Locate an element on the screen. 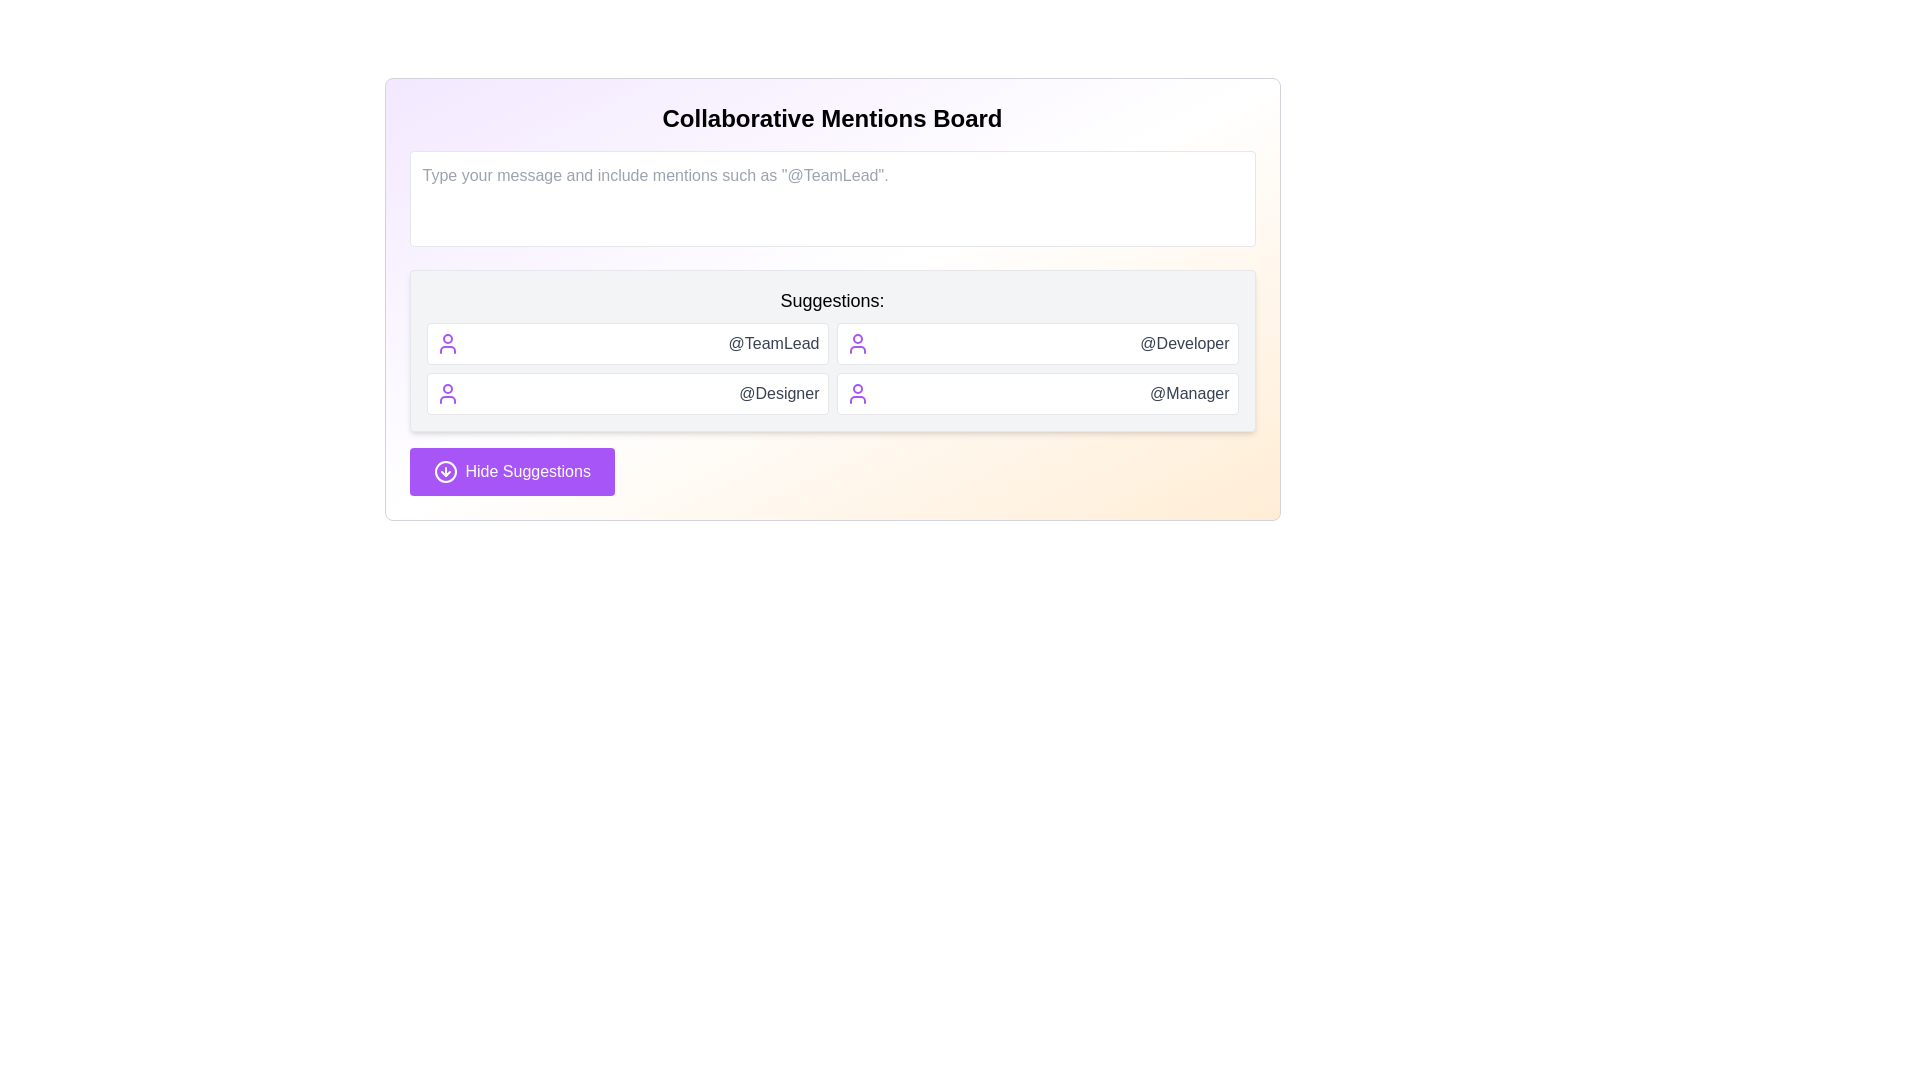 The image size is (1920, 1080). the 'Suggestions:' text label, which is a bold heading centered above the suggestions grid is located at coordinates (832, 300).